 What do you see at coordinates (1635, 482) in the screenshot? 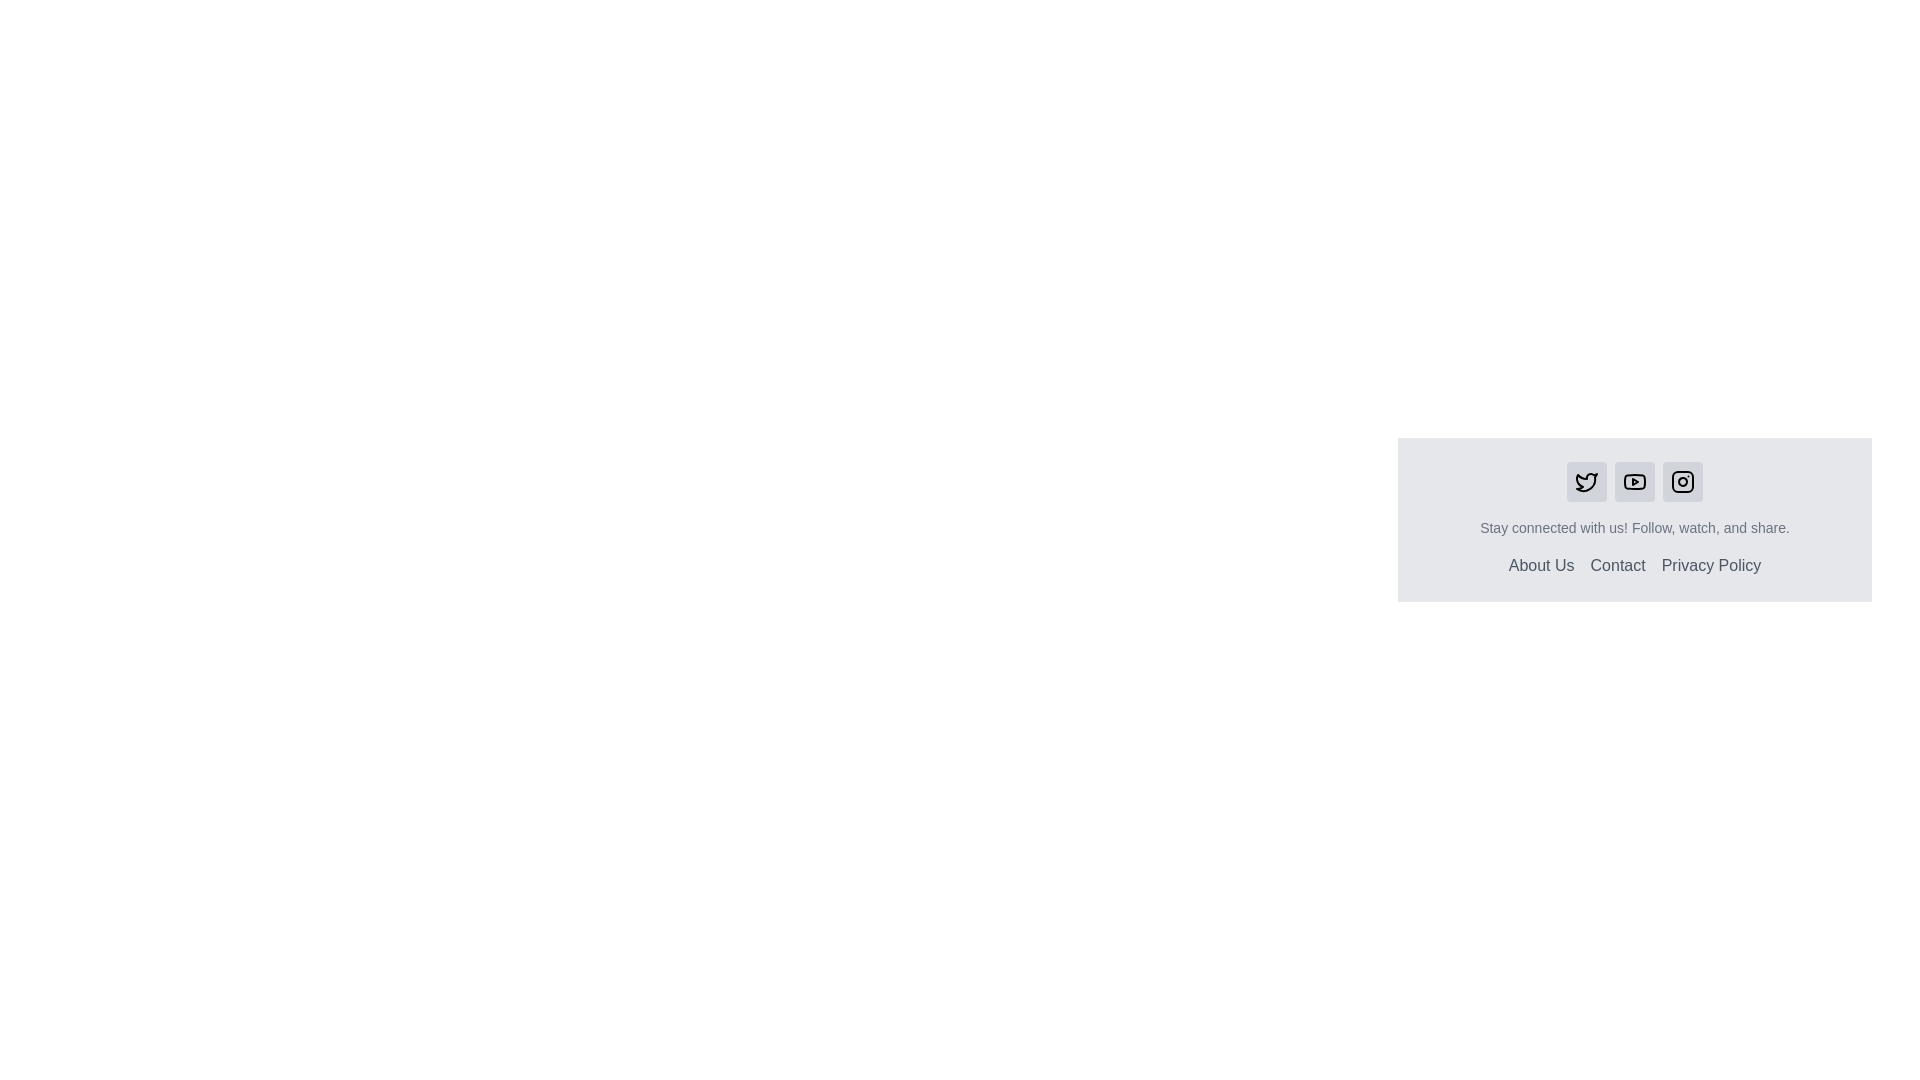
I see `the red play button icon resembling a YouTube logo, which is the second icon in a horizontal row of three icons` at bounding box center [1635, 482].